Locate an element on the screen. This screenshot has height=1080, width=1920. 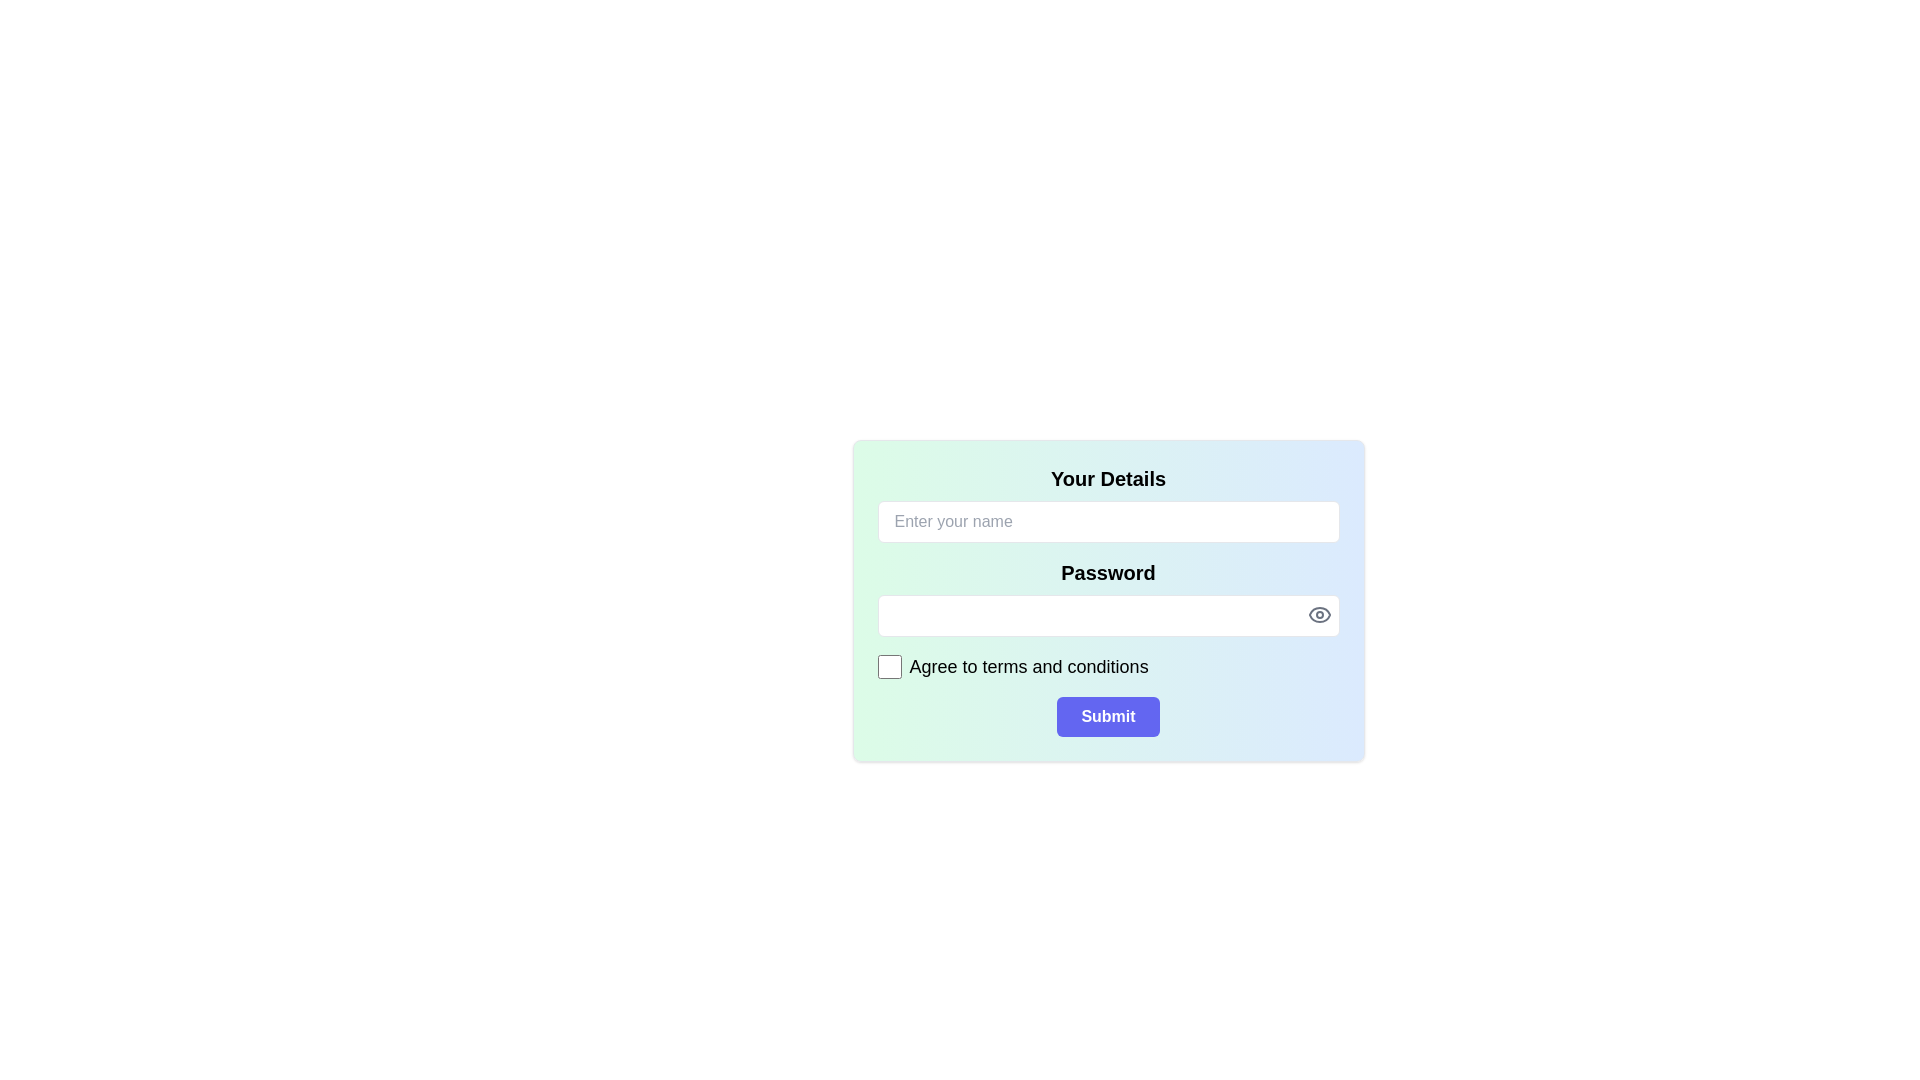
the submission button located below the 'Agree to terms and conditions' checkbox to observe the hover effect is located at coordinates (1107, 716).